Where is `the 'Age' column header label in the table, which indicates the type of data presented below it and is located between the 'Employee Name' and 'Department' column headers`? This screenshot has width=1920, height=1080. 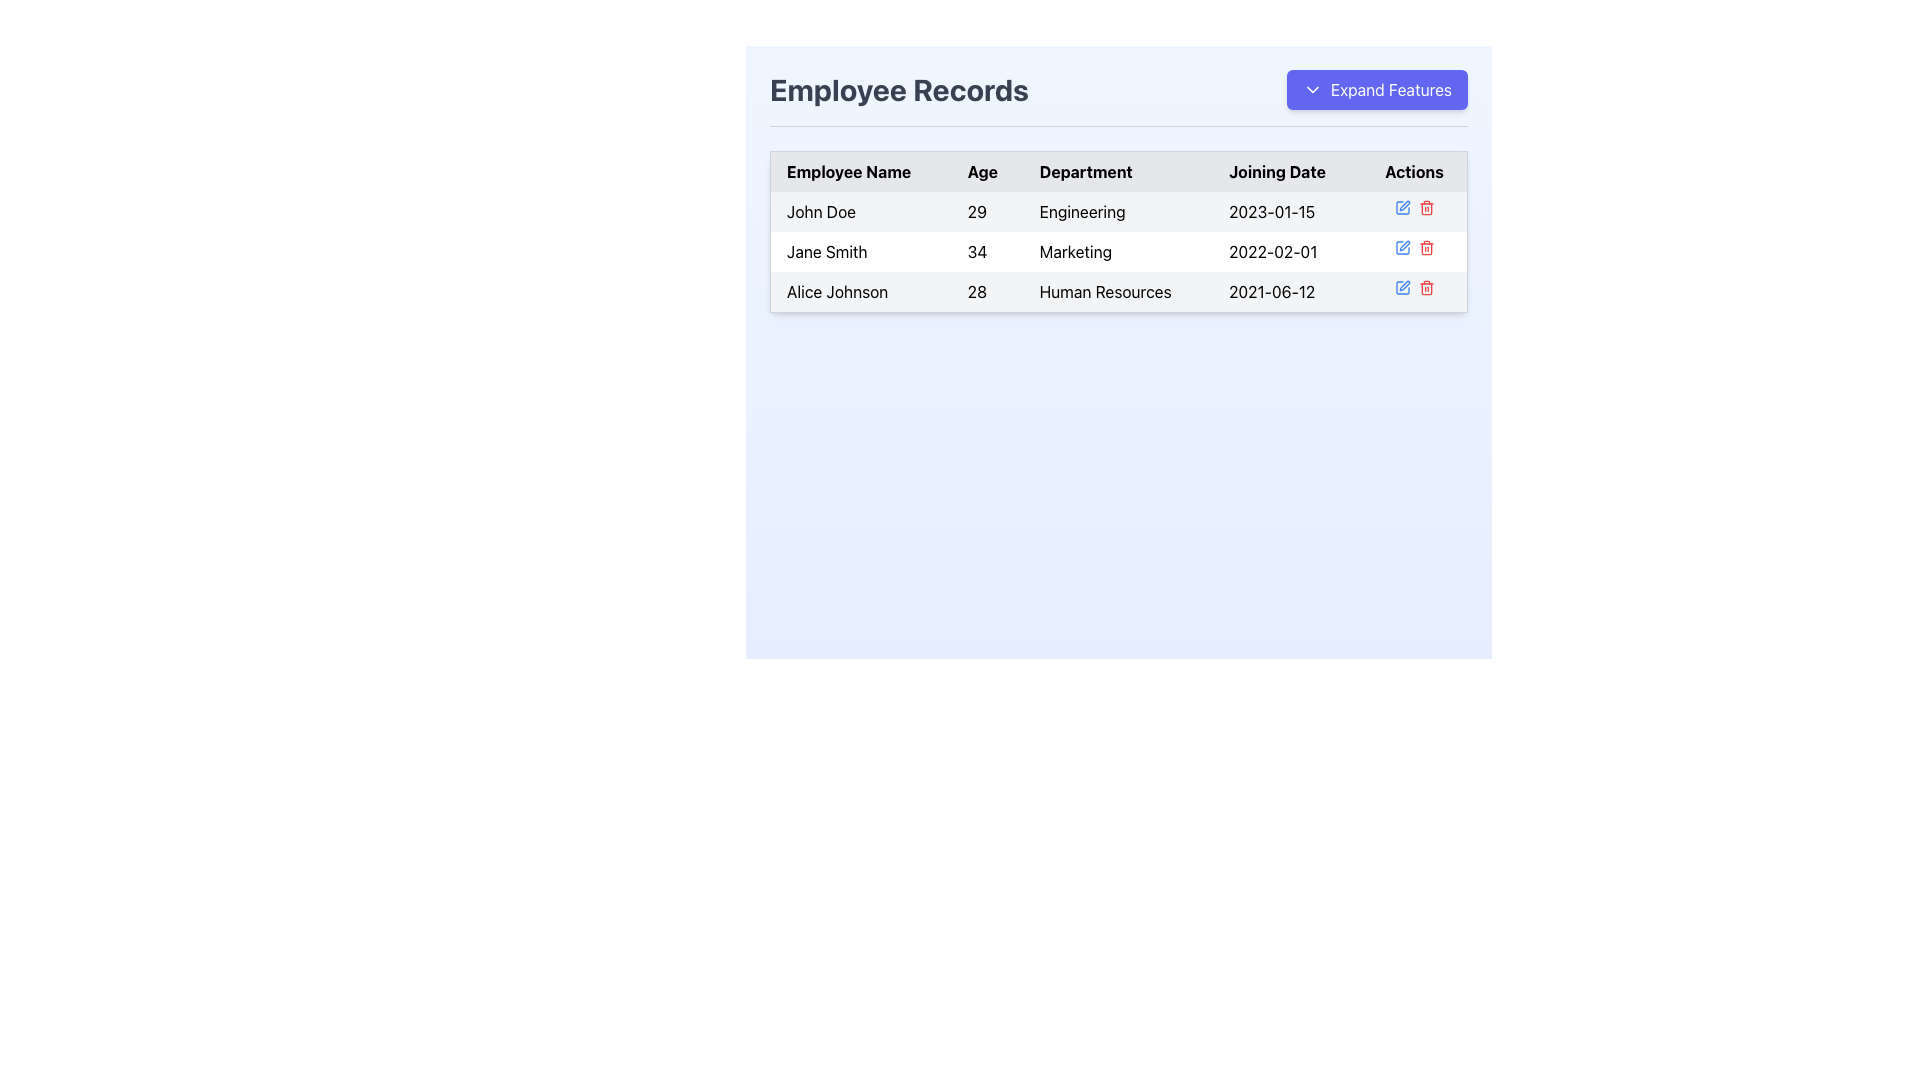 the 'Age' column header label in the table, which indicates the type of data presented below it and is located between the 'Employee Name' and 'Department' column headers is located at coordinates (987, 170).